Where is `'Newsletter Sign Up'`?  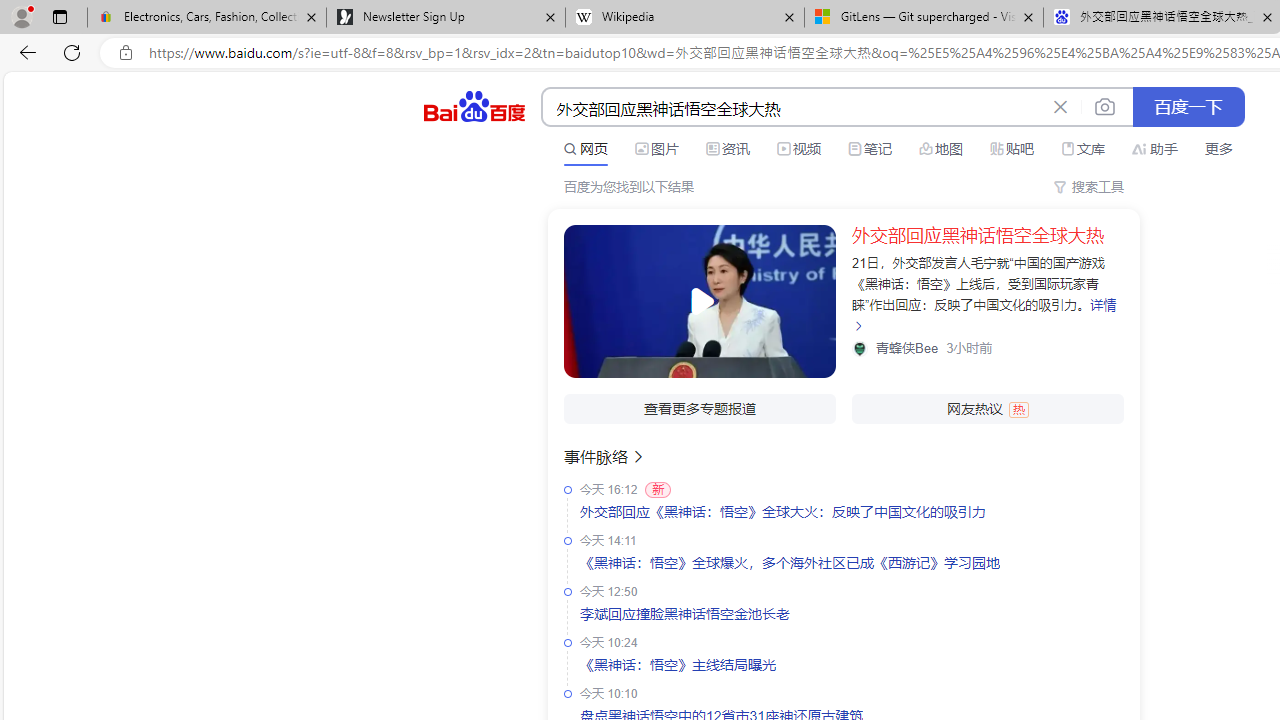 'Newsletter Sign Up' is located at coordinates (444, 17).